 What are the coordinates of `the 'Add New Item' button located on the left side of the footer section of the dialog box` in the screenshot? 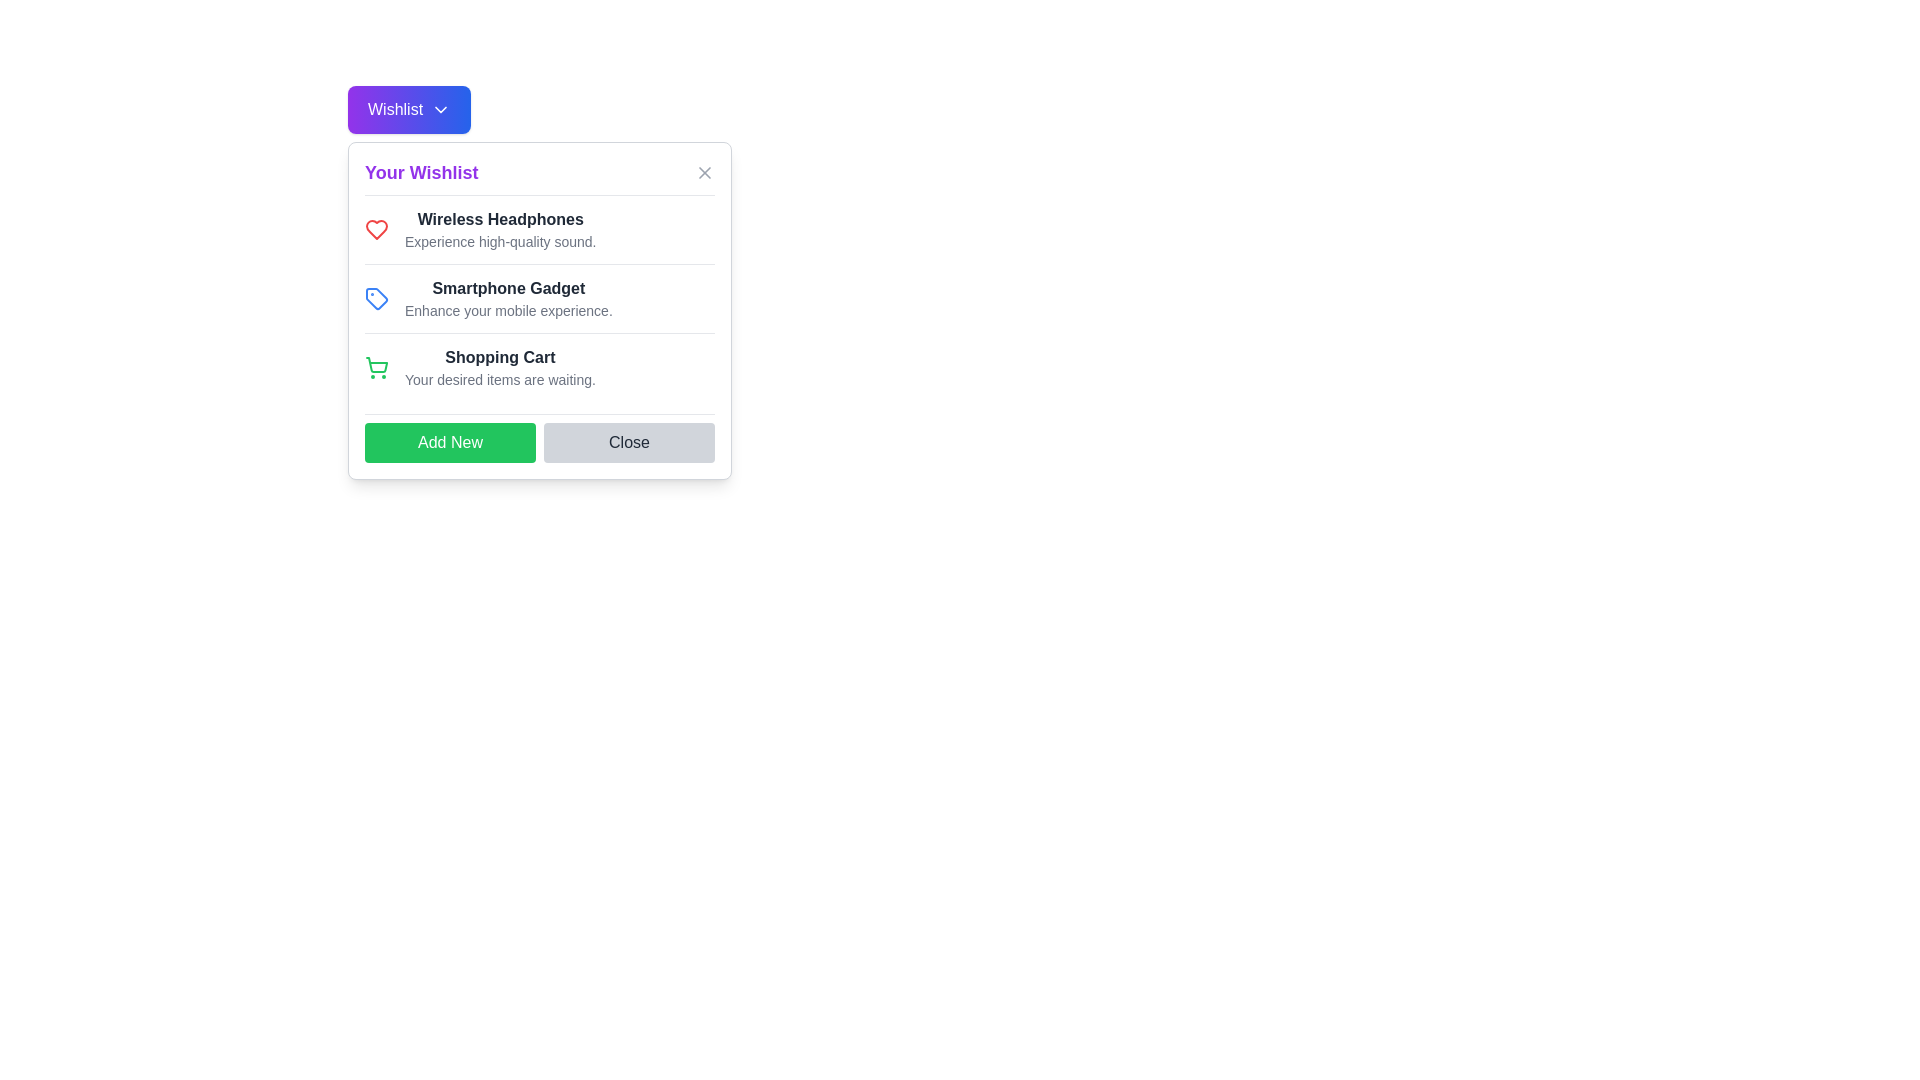 It's located at (449, 442).